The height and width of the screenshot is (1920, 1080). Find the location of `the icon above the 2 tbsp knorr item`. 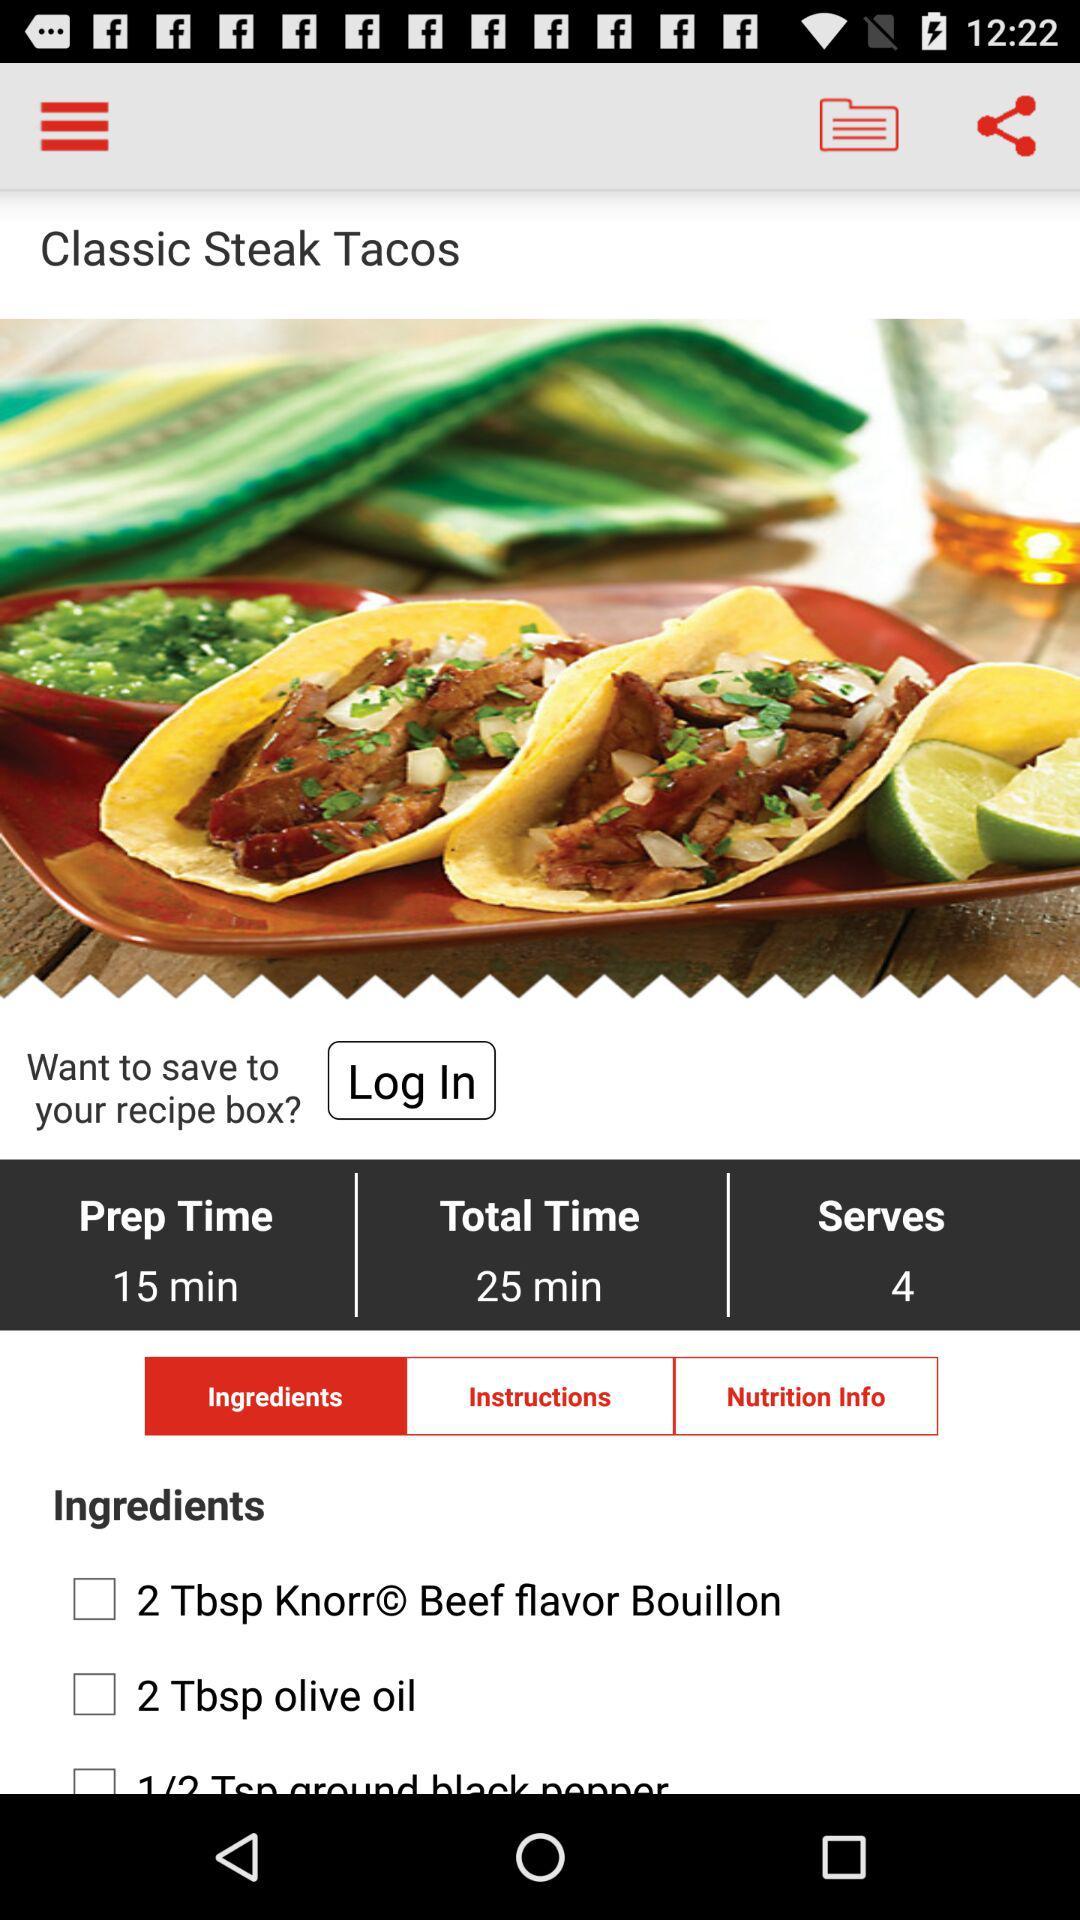

the icon above the 2 tbsp knorr item is located at coordinates (805, 1395).